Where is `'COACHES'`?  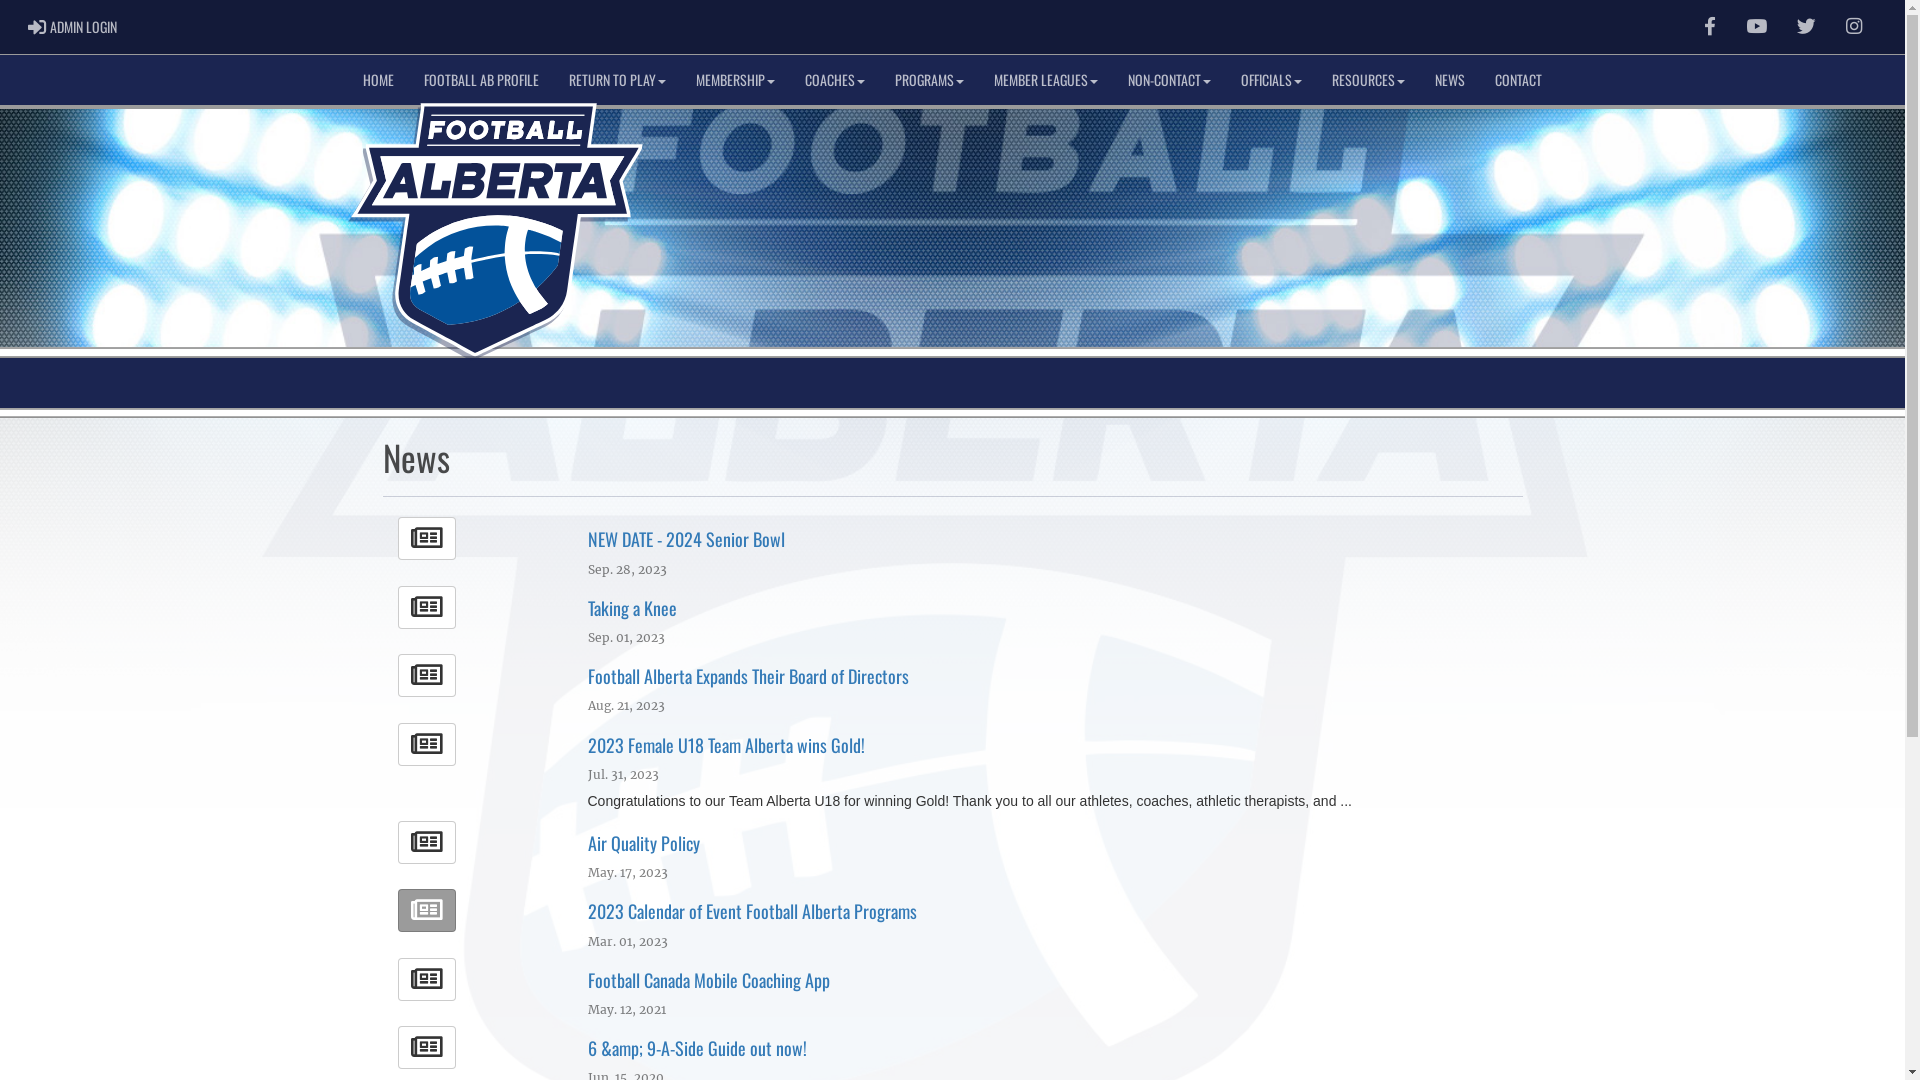
'COACHES' is located at coordinates (835, 79).